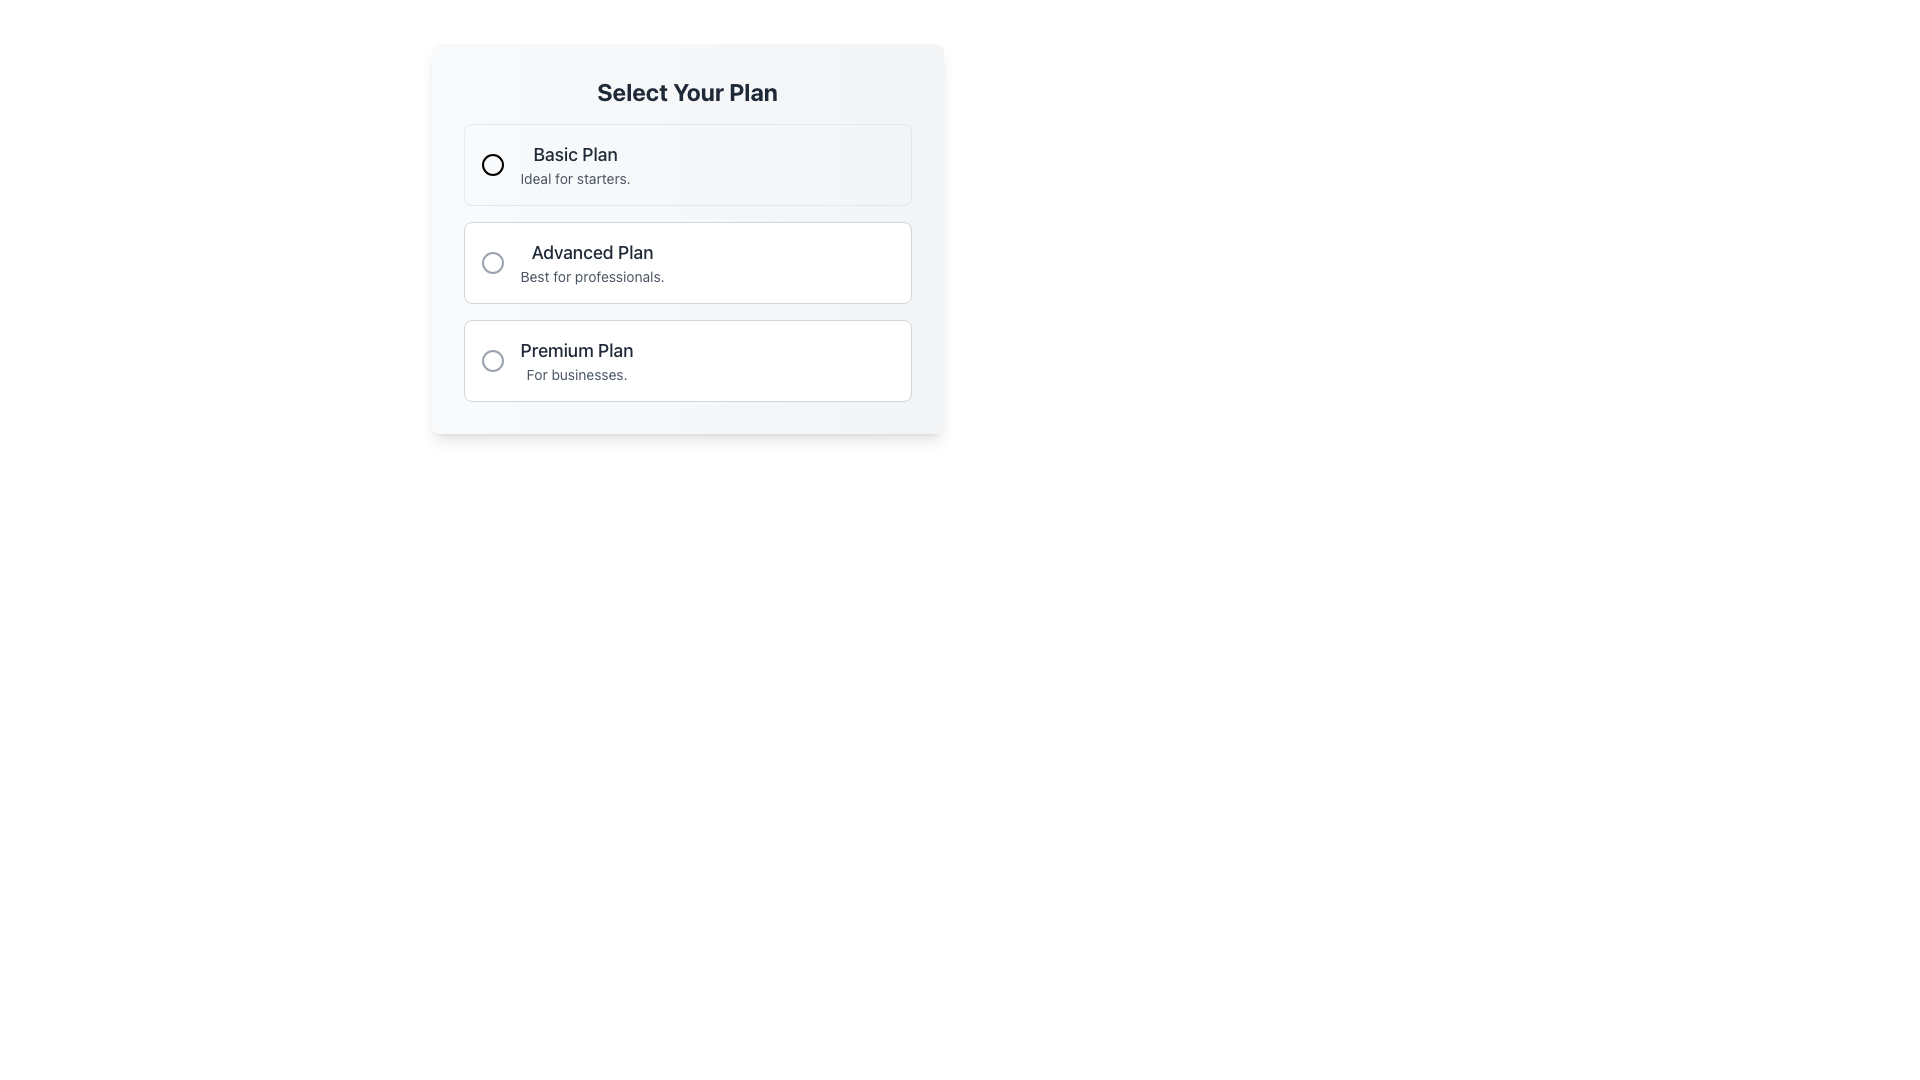 This screenshot has width=1920, height=1080. What do you see at coordinates (591, 261) in the screenshot?
I see `information displayed in the text block that describes the 'Advanced Plan', which states it is 'Best for professionals'` at bounding box center [591, 261].